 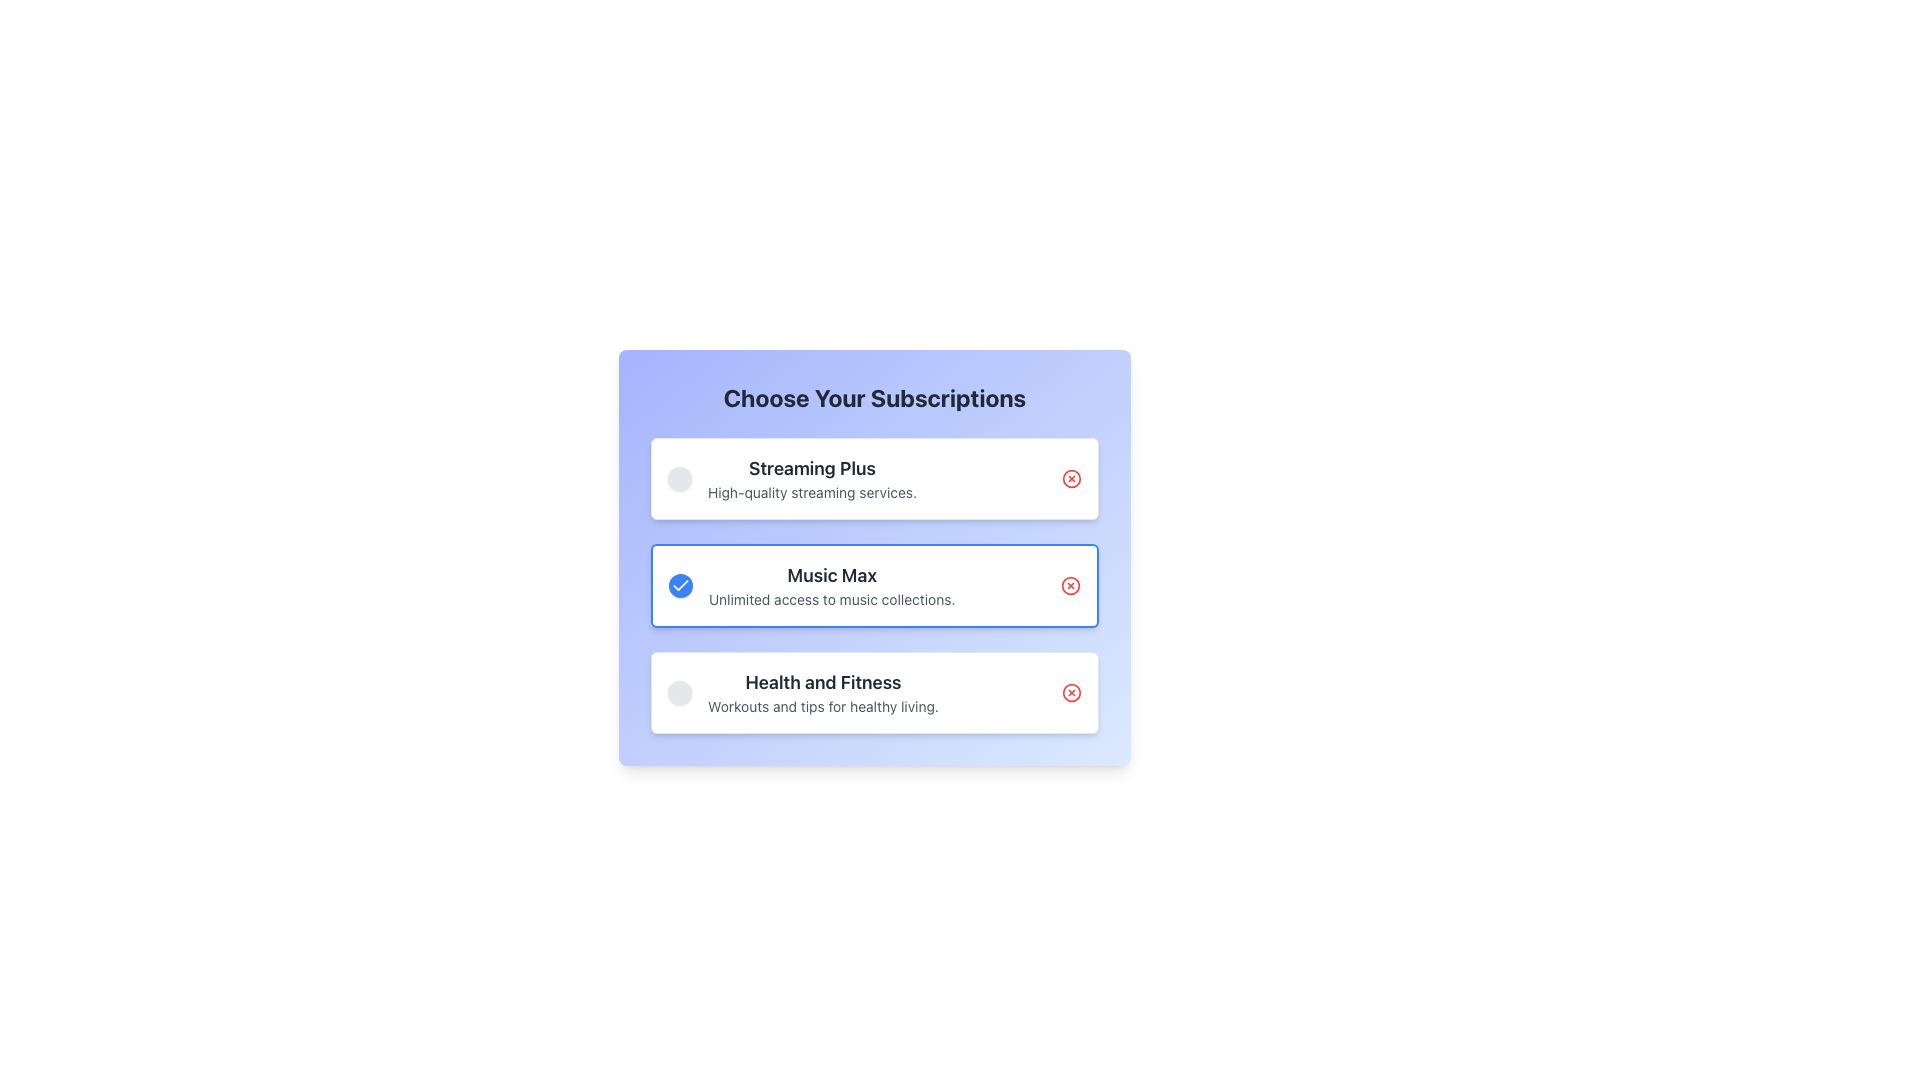 What do you see at coordinates (874, 397) in the screenshot?
I see `text of the header element that displays 'Choose Your Subscriptions', which is styled with bold, large text and is centered within a rounded box with a gradient background` at bounding box center [874, 397].